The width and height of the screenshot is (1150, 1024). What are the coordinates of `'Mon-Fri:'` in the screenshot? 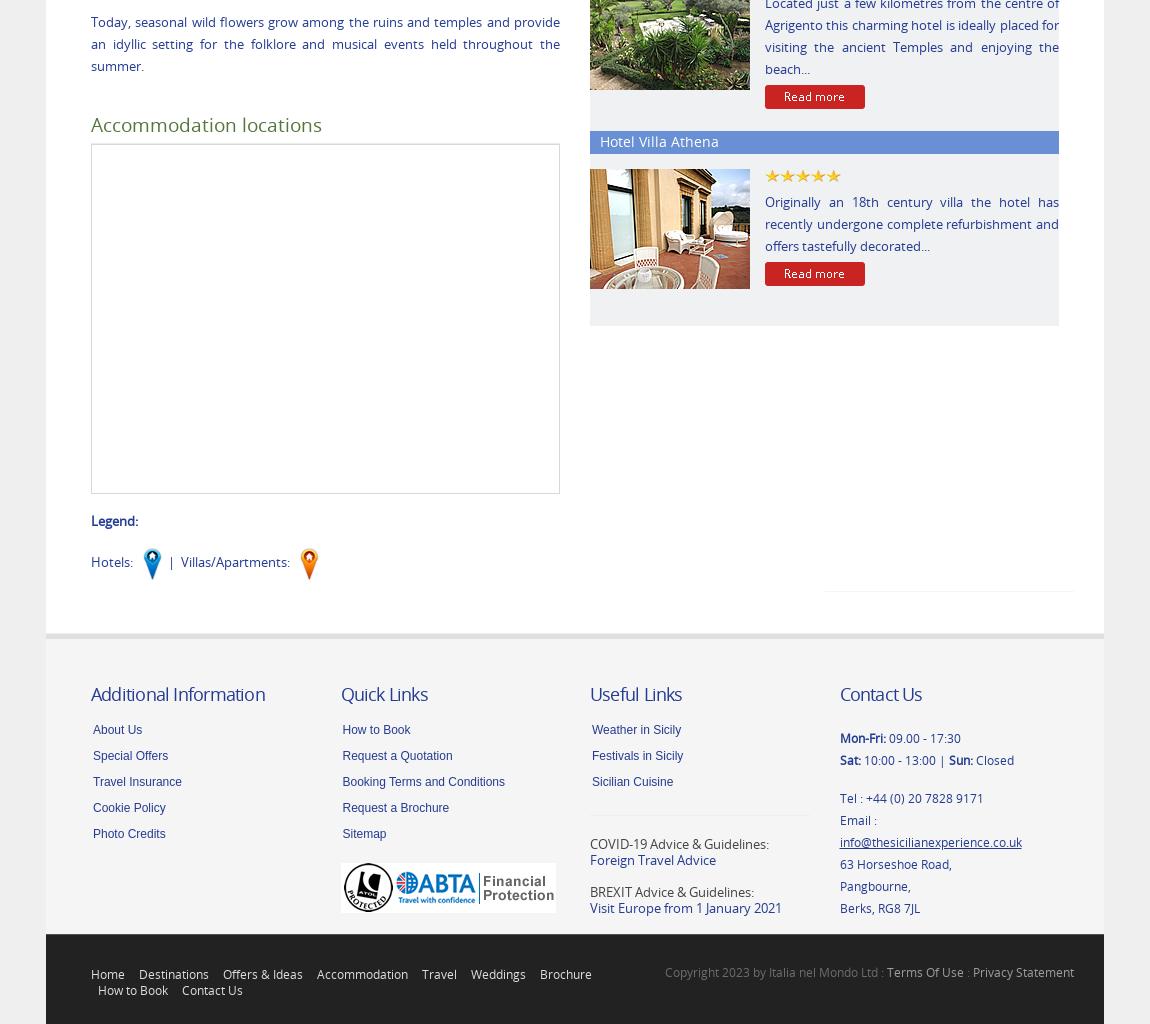 It's located at (861, 735).